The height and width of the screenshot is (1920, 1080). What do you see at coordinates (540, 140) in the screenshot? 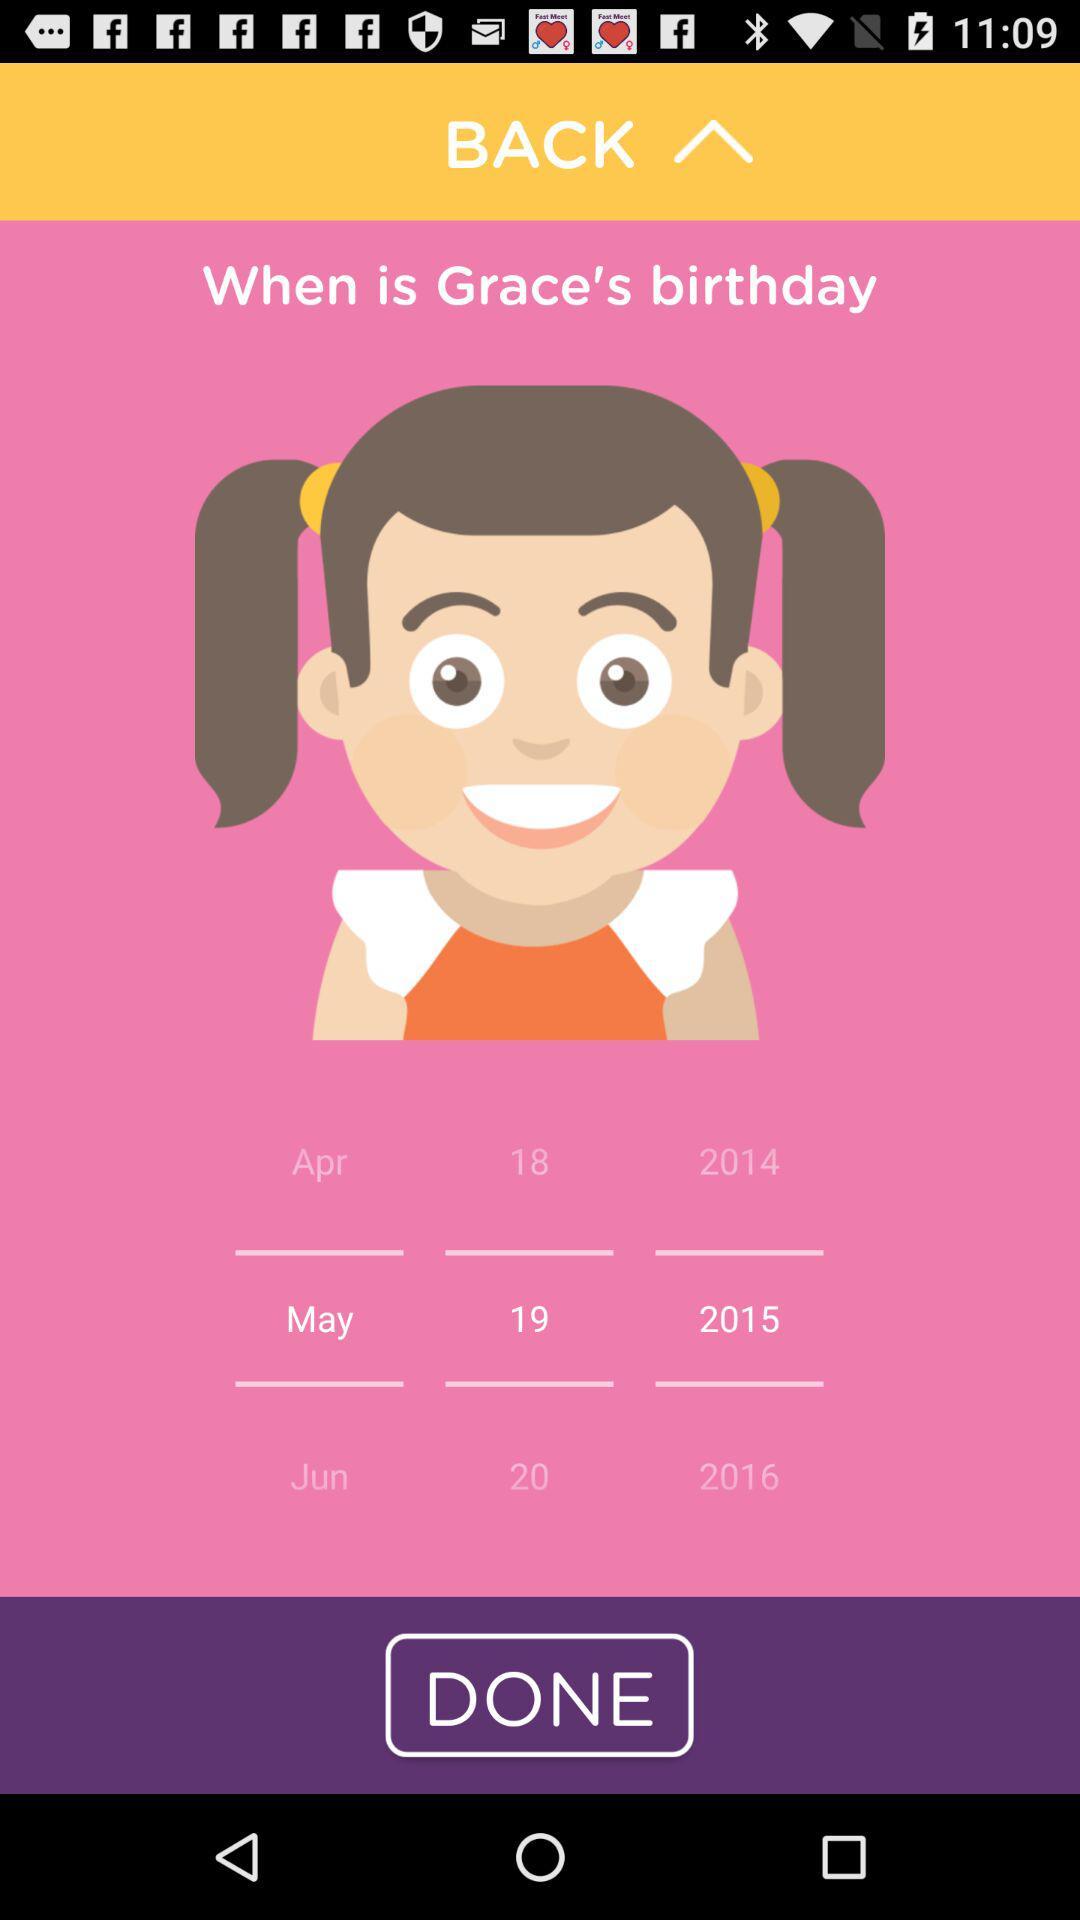
I see `go back` at bounding box center [540, 140].